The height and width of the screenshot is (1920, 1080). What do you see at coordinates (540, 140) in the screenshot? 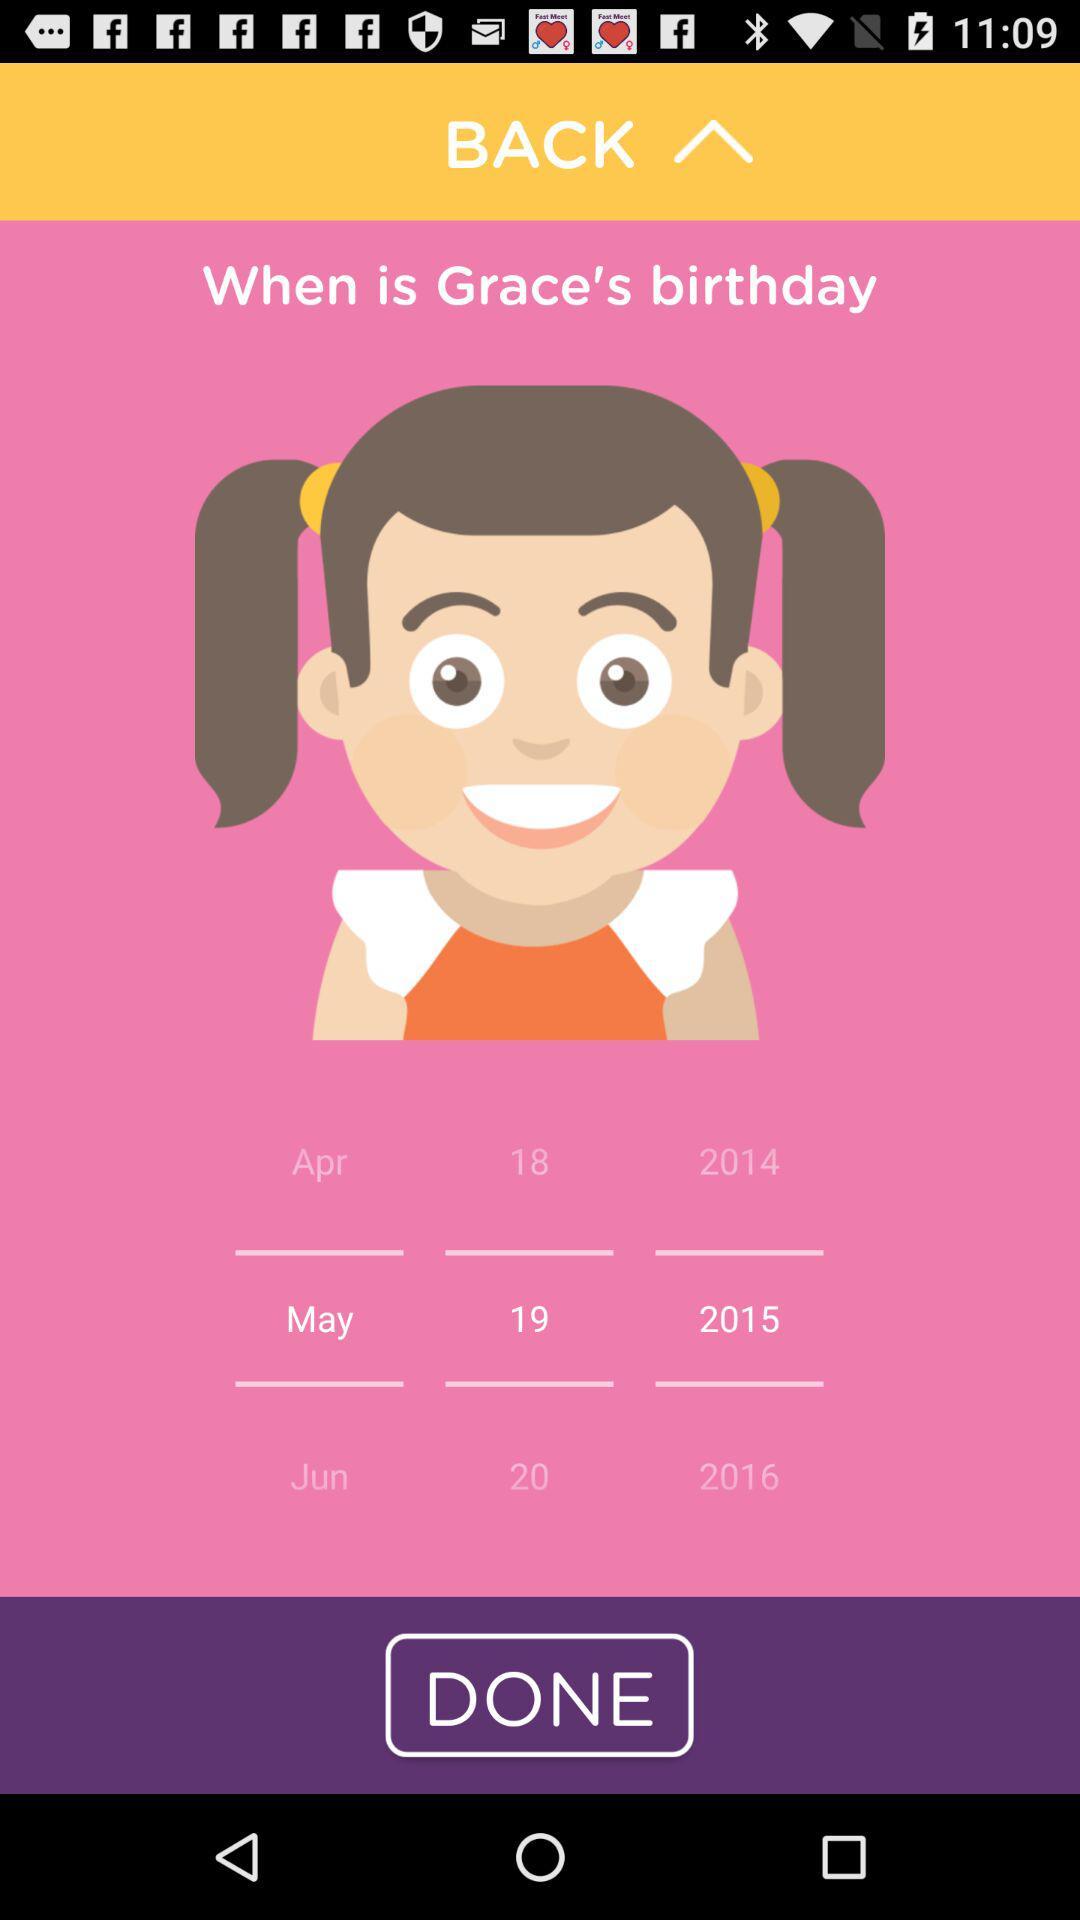
I see `go back` at bounding box center [540, 140].